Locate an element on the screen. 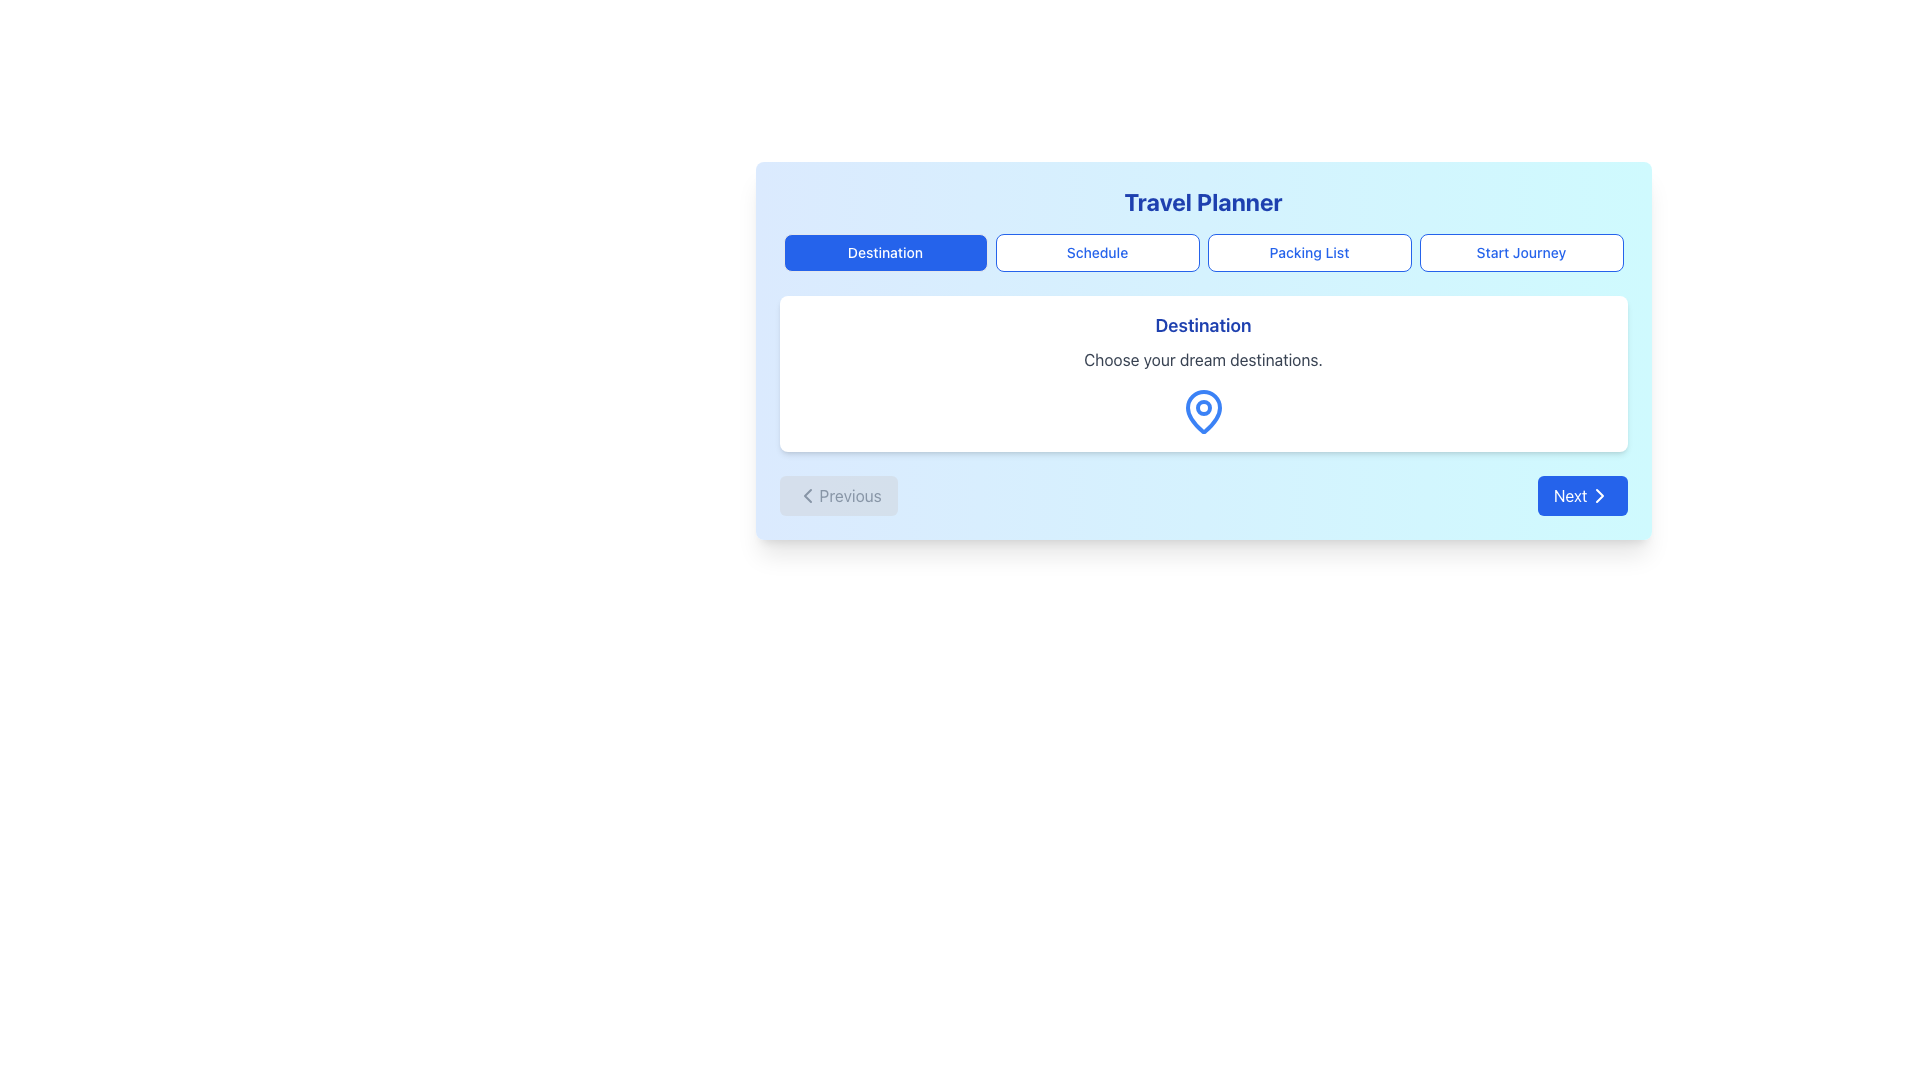 This screenshot has height=1080, width=1920. the right-pointing chevron icon located at the far right of the 'Next' button is located at coordinates (1598, 495).